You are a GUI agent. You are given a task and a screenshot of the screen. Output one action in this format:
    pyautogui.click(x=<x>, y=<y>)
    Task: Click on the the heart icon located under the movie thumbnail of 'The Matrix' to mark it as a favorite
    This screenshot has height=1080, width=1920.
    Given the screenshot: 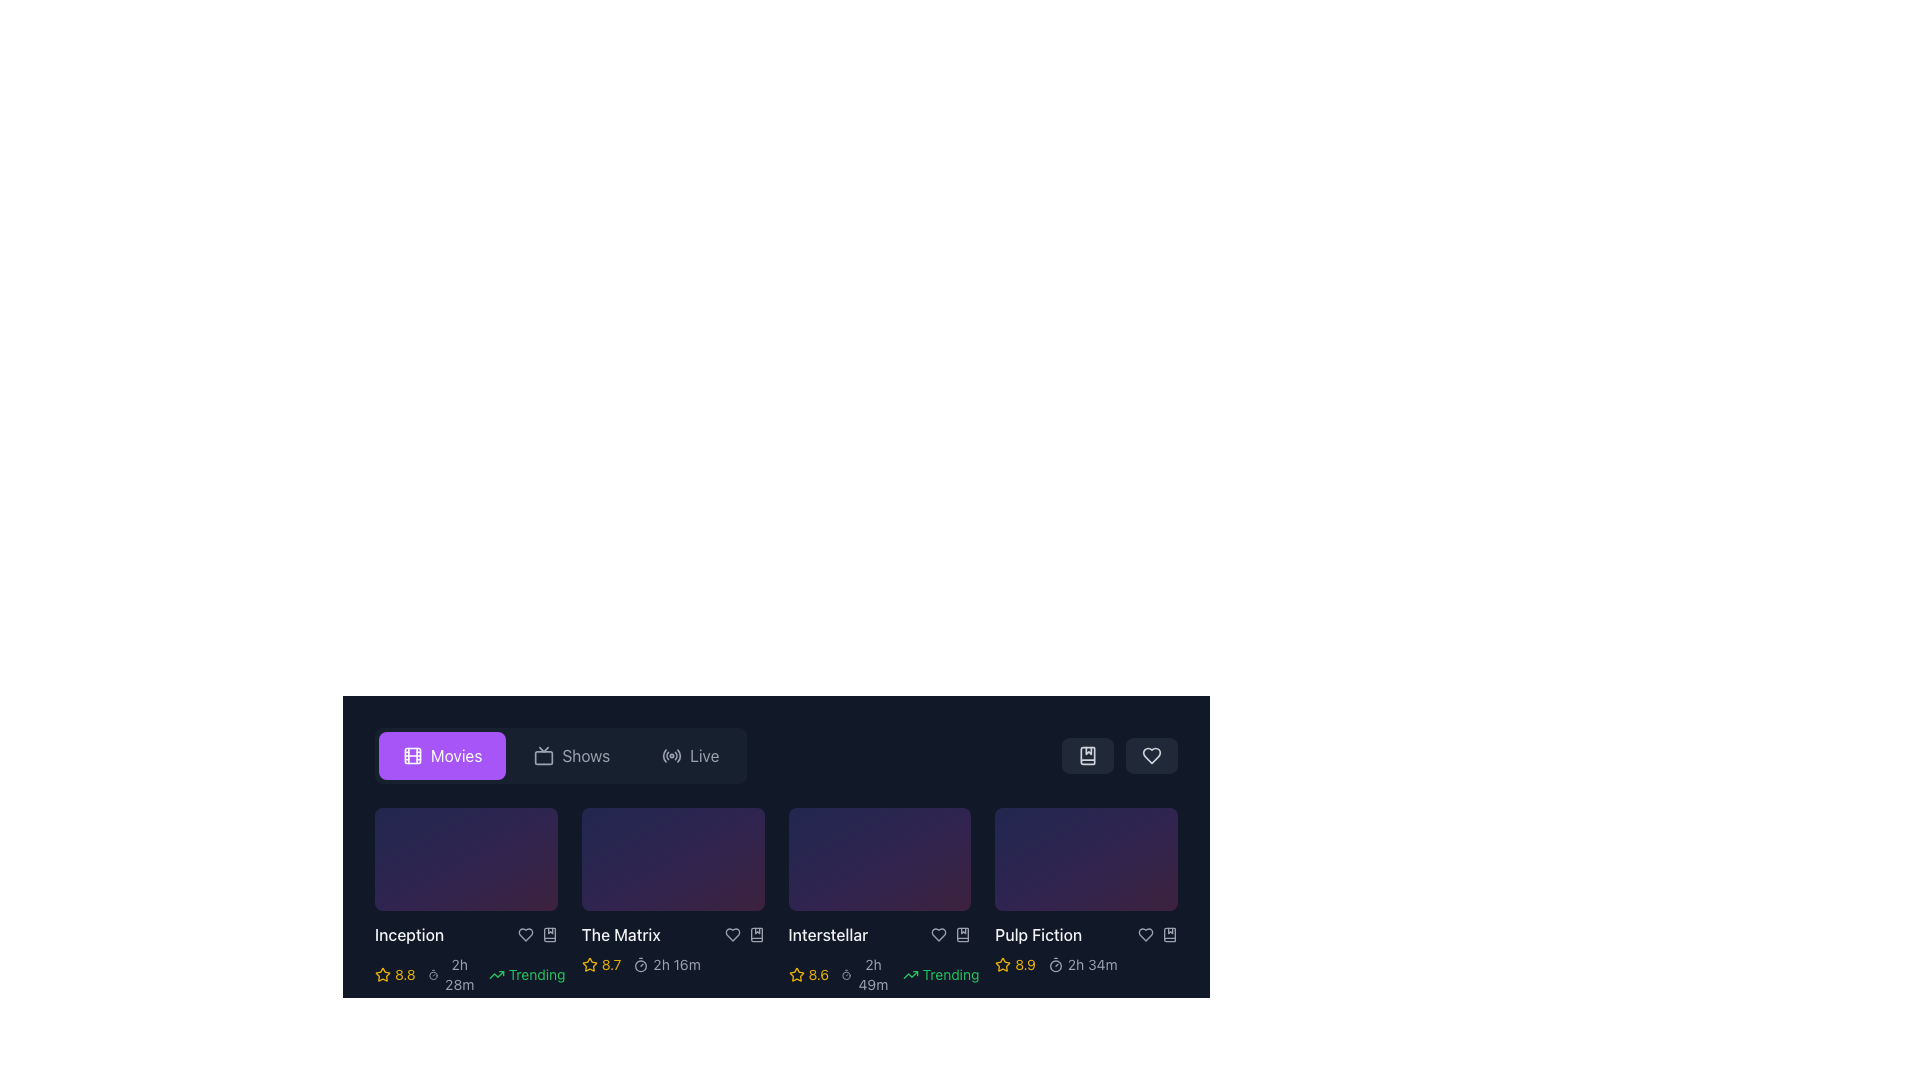 What is the action you would take?
    pyautogui.click(x=731, y=934)
    